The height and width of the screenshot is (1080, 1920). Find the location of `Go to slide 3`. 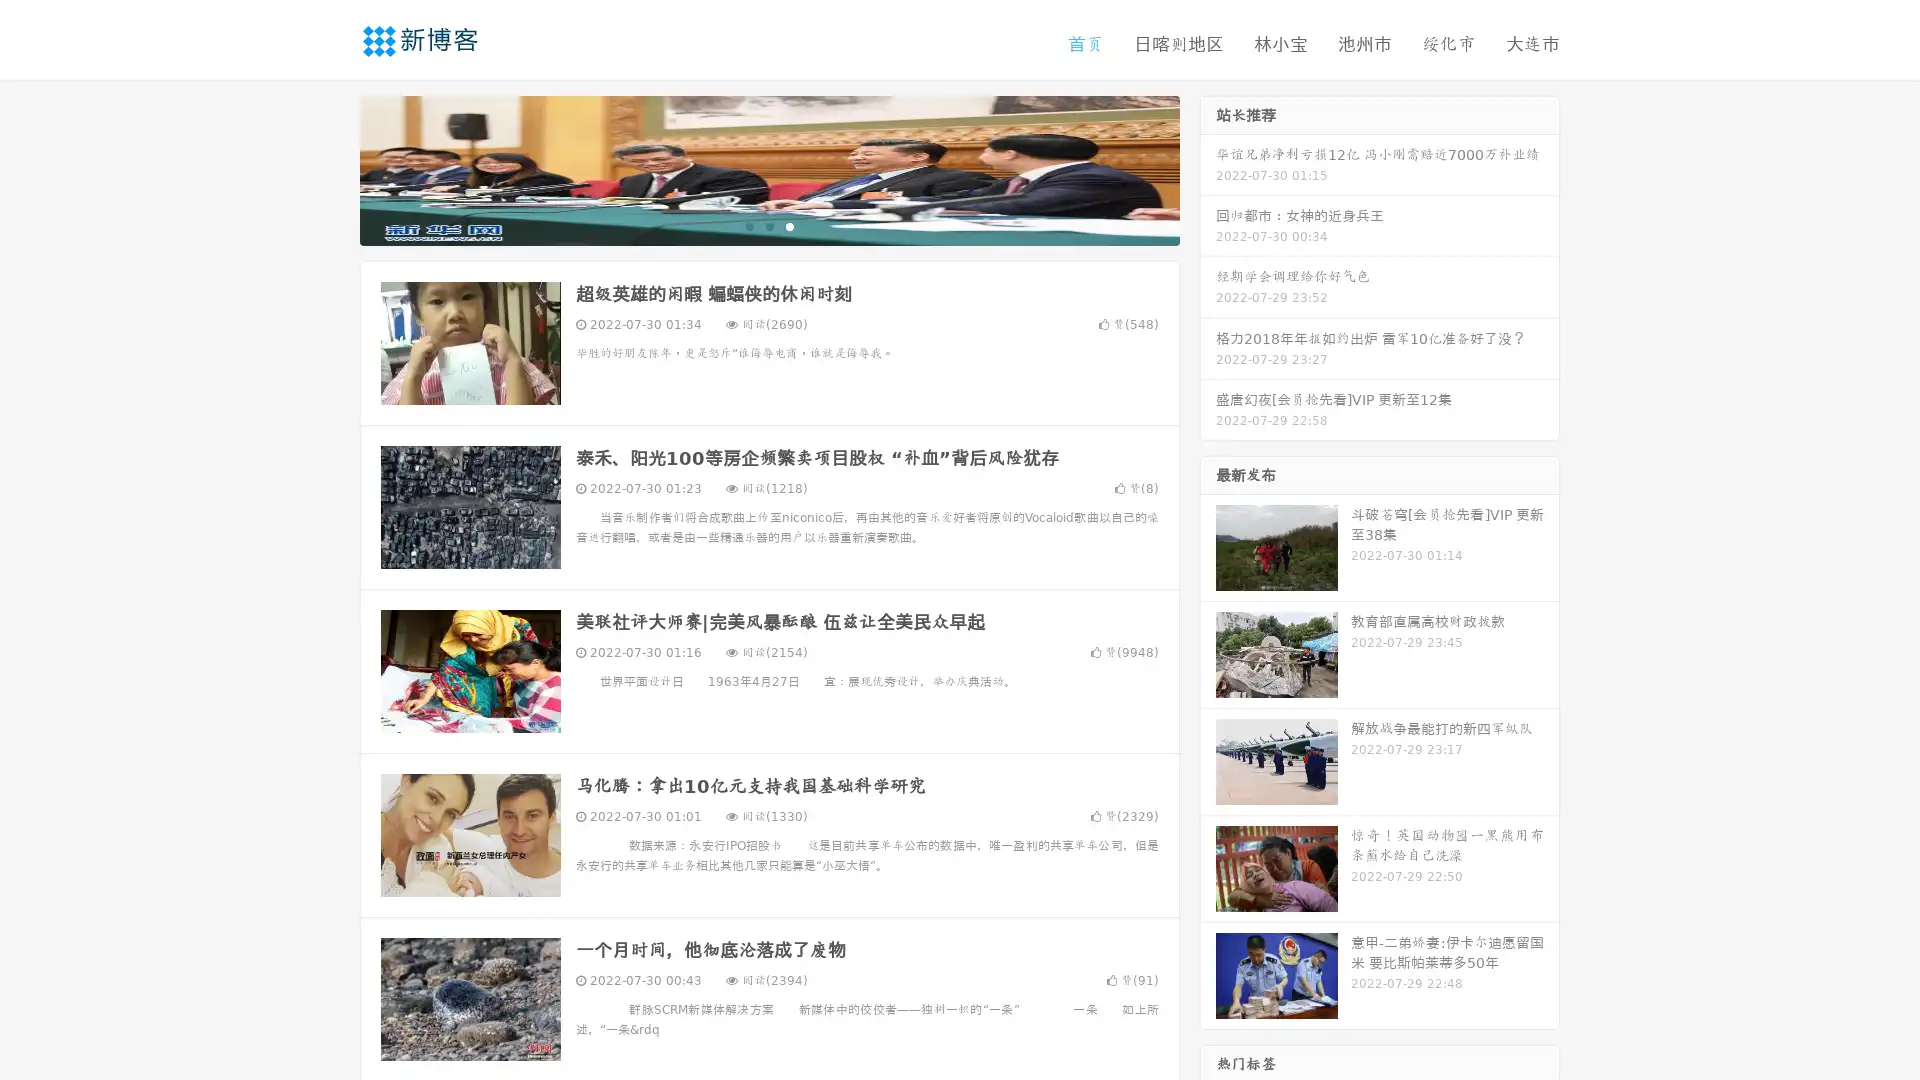

Go to slide 3 is located at coordinates (789, 225).